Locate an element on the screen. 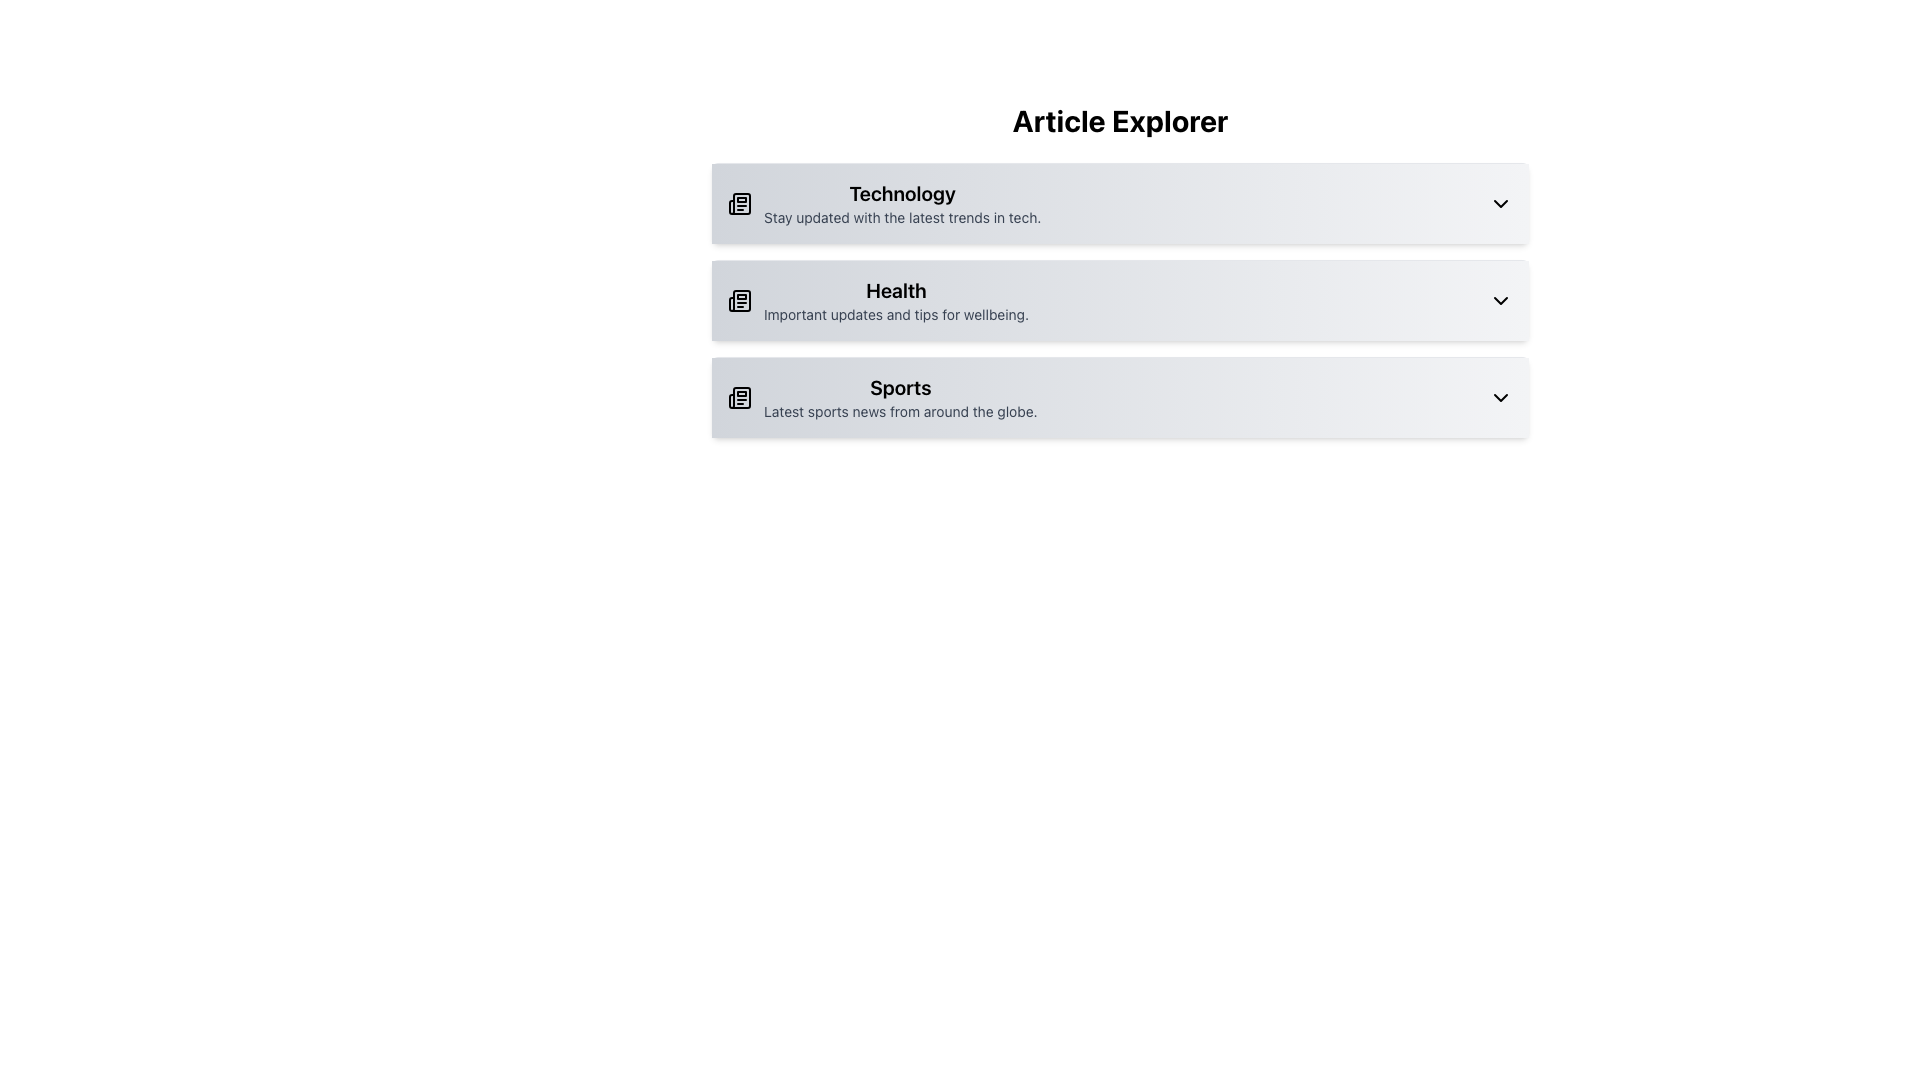 Image resolution: width=1920 pixels, height=1080 pixels. the 'Technology' icon, which is located at the leftmost end of the 'Technology' section, adjacent to the text 'Technology', if it is enabled is located at coordinates (738, 204).